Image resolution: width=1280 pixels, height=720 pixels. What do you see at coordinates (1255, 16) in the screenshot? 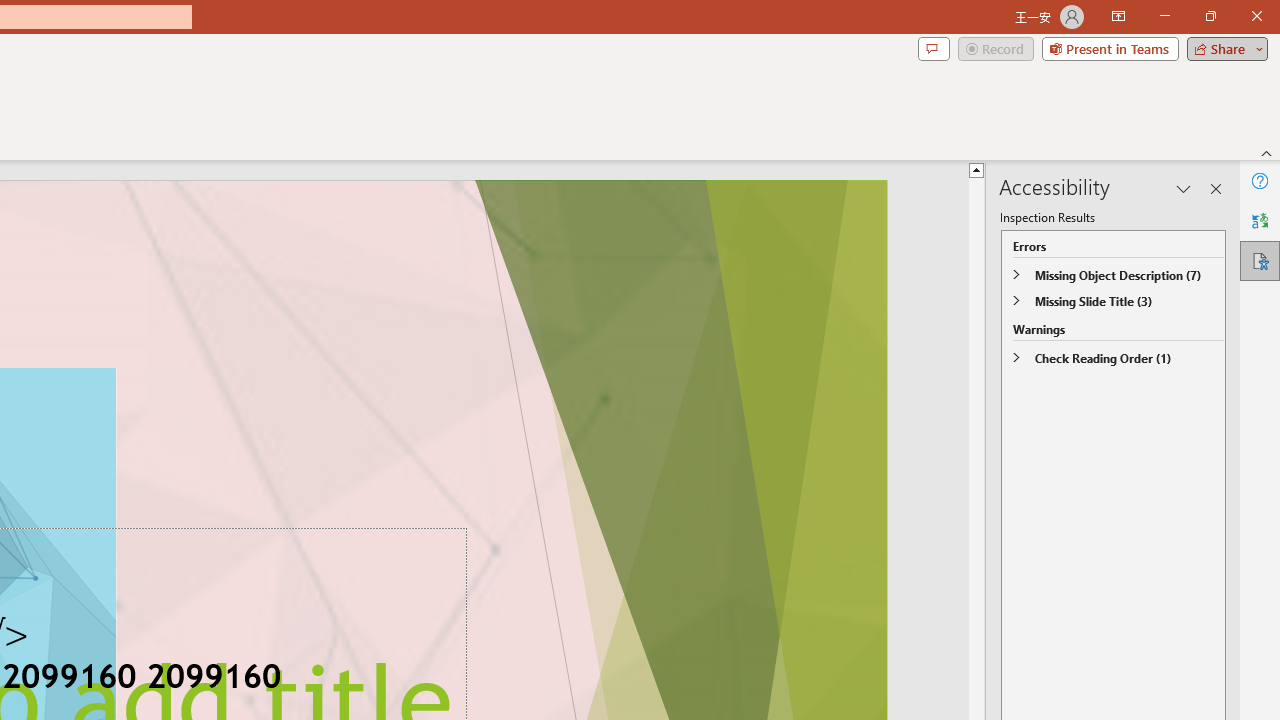
I see `'Close'` at bounding box center [1255, 16].